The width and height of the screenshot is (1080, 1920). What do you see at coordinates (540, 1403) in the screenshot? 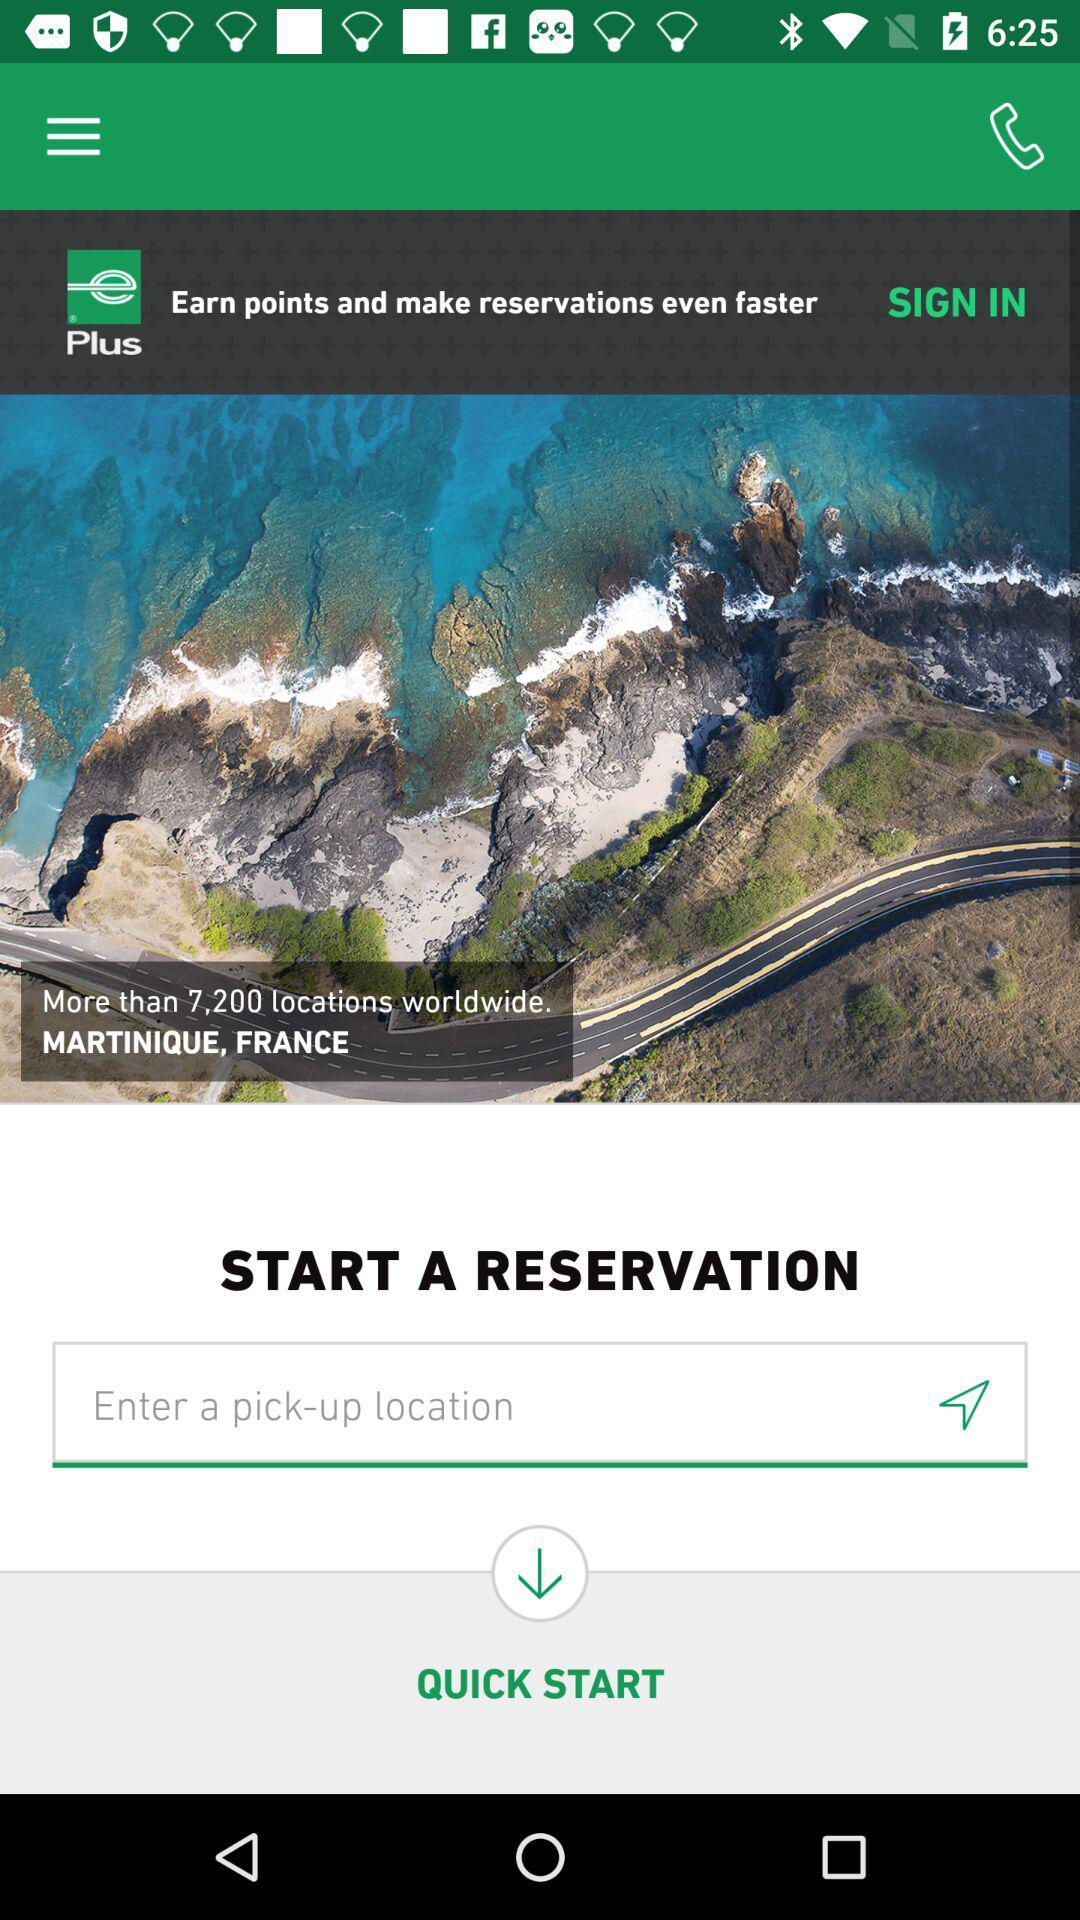
I see `a pick-up location` at bounding box center [540, 1403].